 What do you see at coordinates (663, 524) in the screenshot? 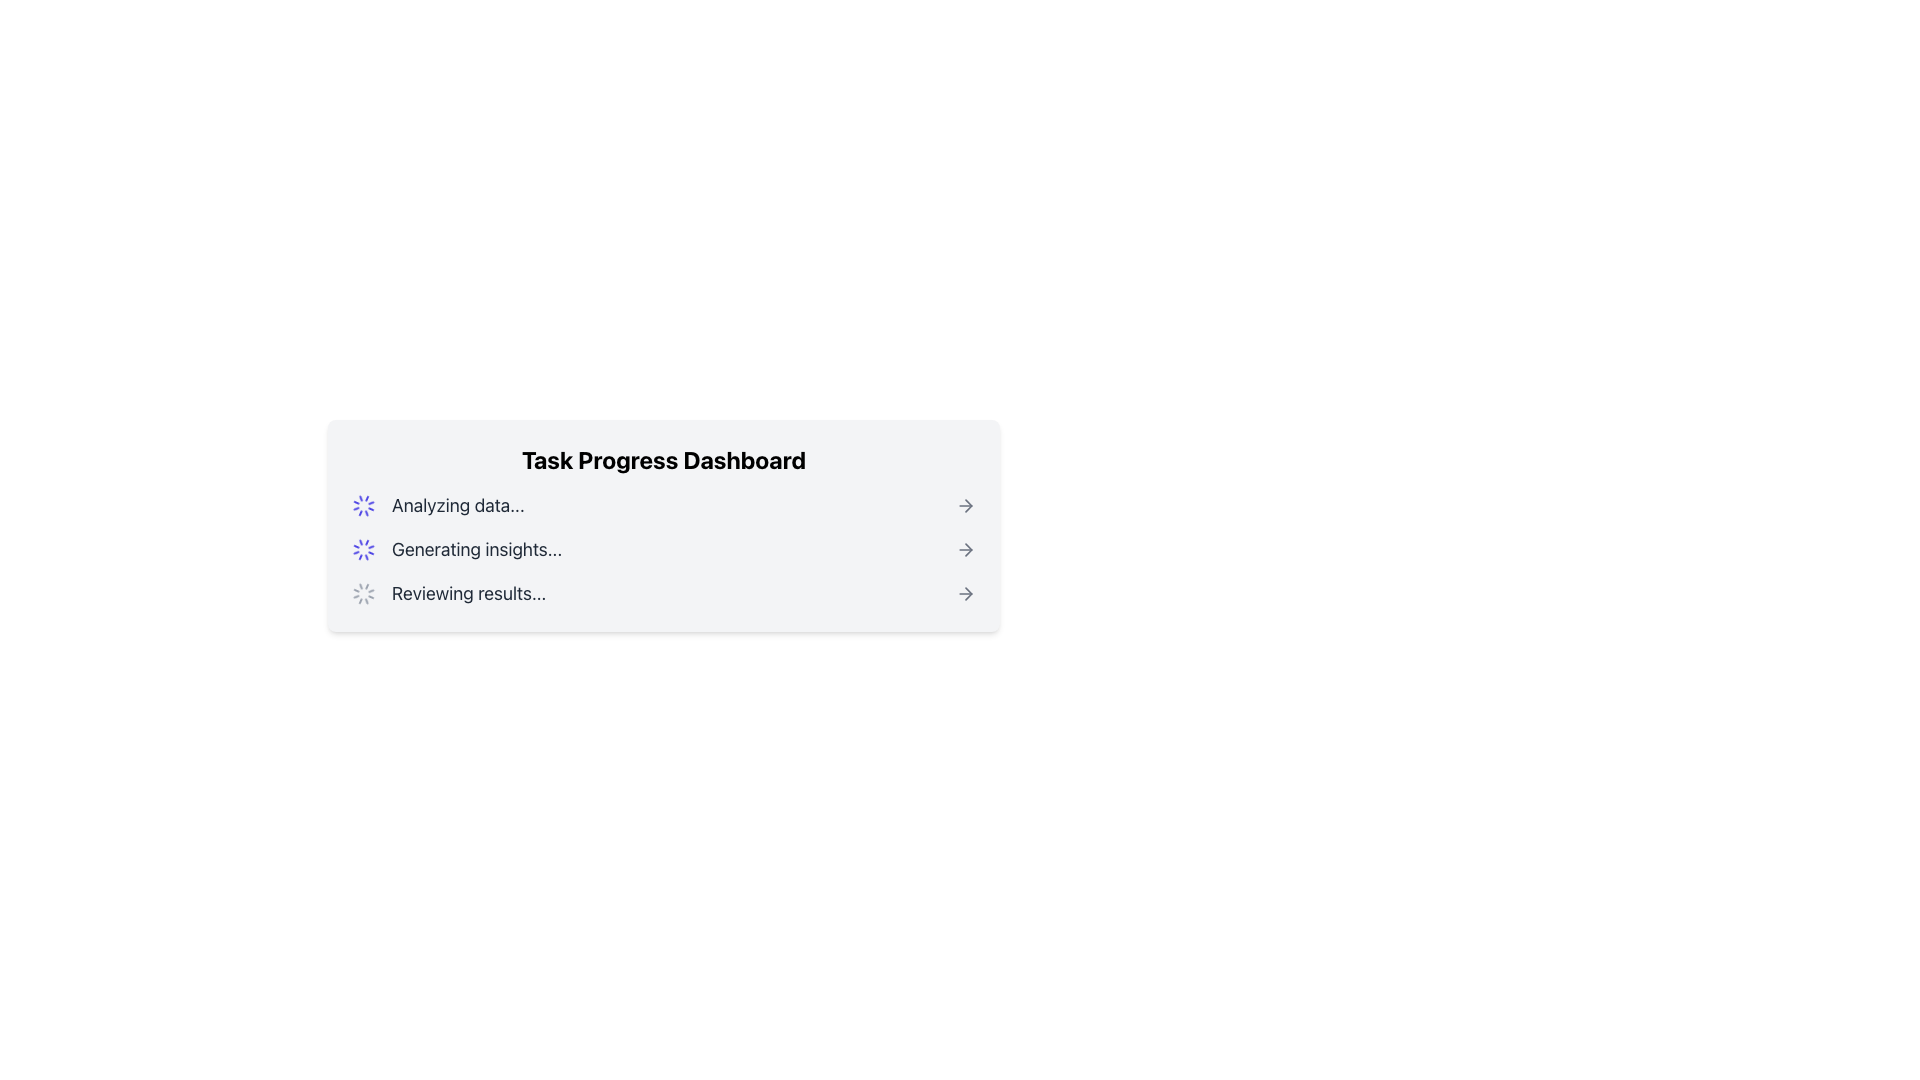
I see `the first card component in the dashboard that summarizes task progress and provides real-time updates` at bounding box center [663, 524].